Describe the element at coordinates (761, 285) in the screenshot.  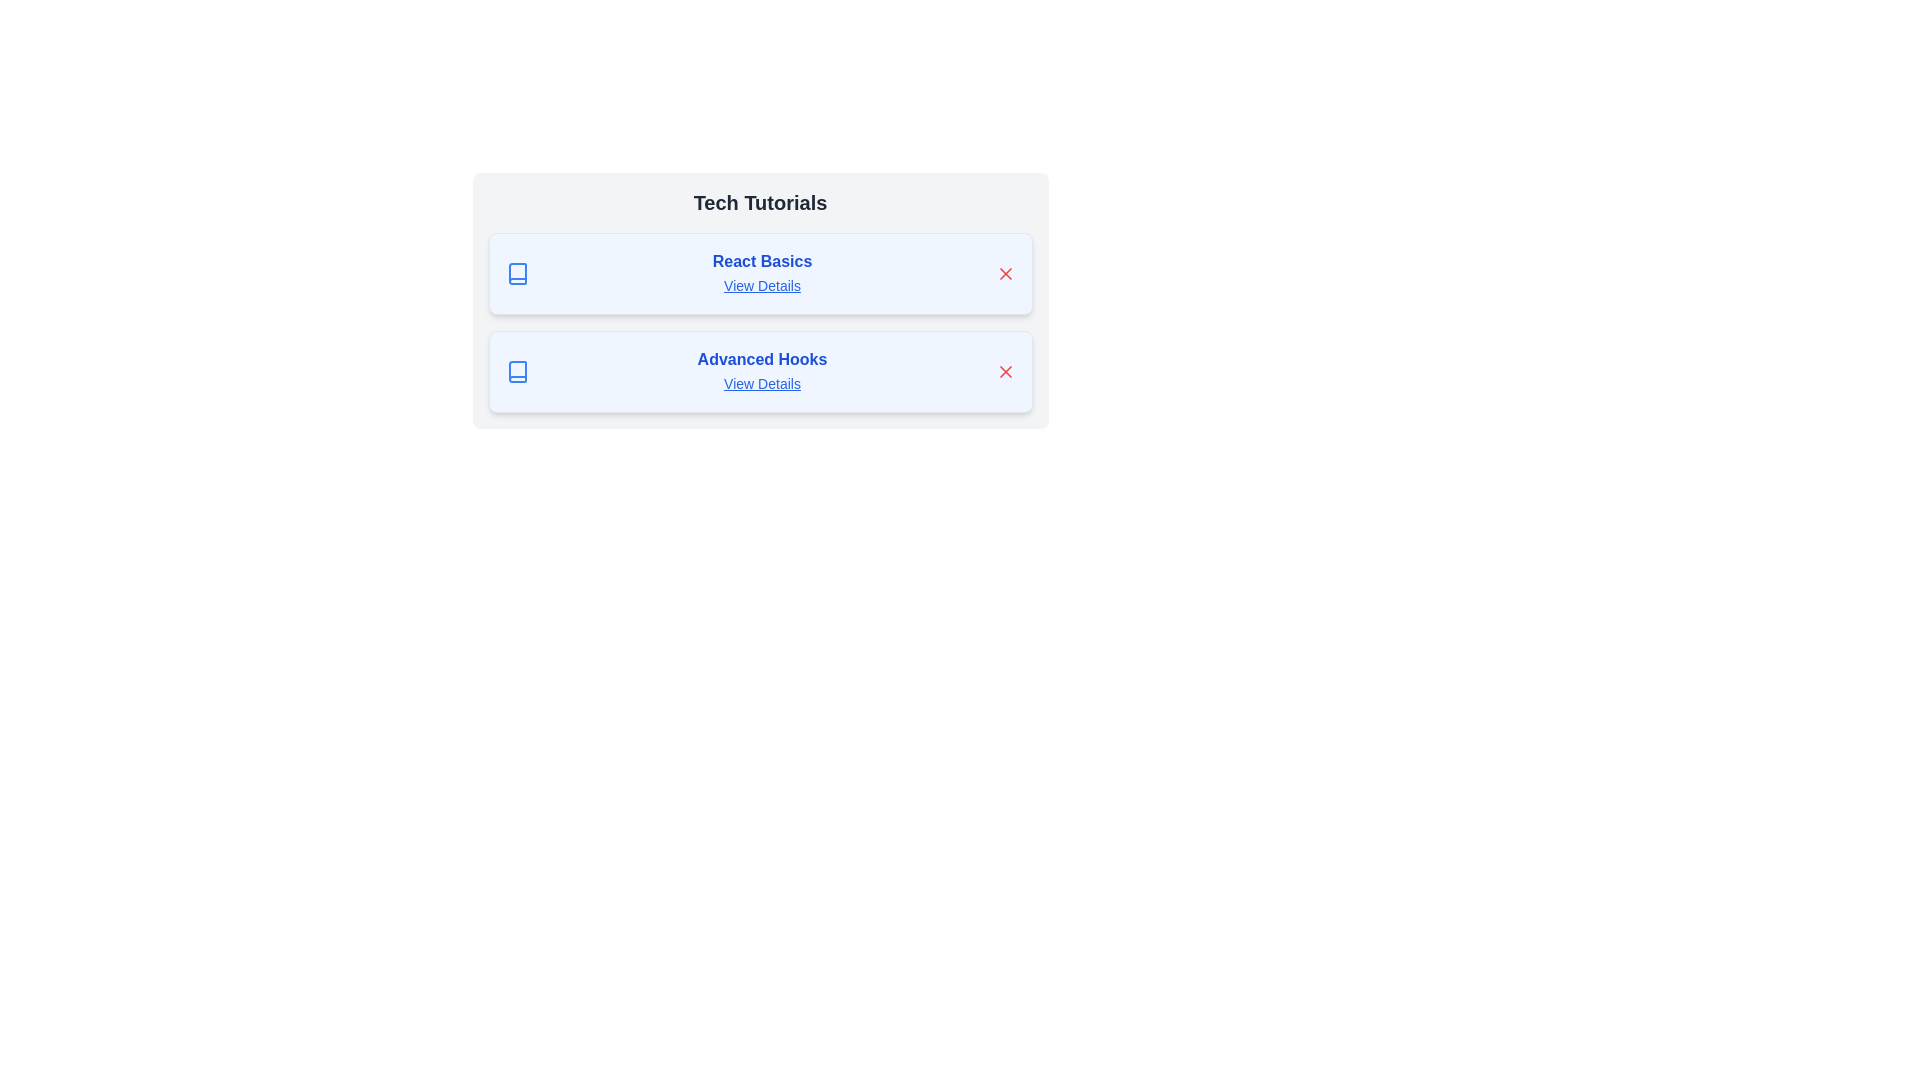
I see `the 'View Details' button for the chip labeled 'React Basics'` at that location.